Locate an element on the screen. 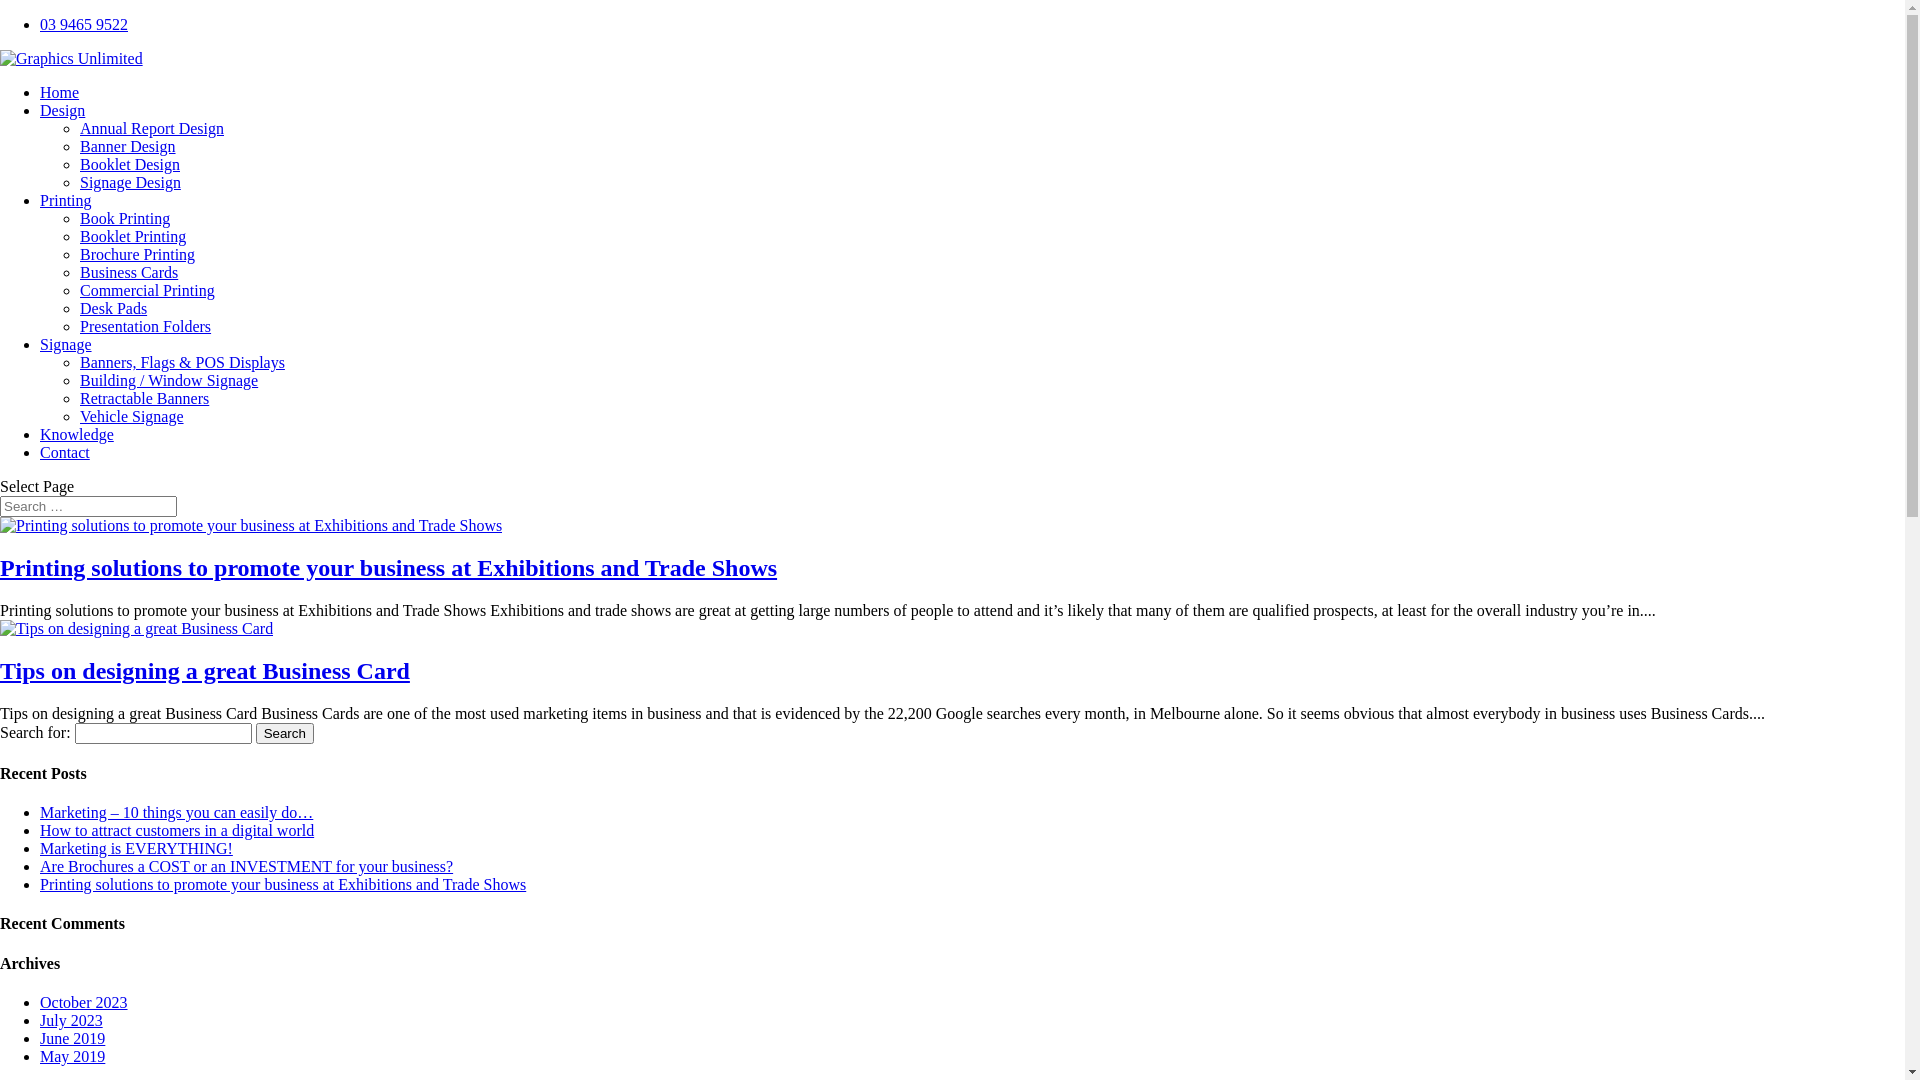  'July 2023' is located at coordinates (71, 1020).